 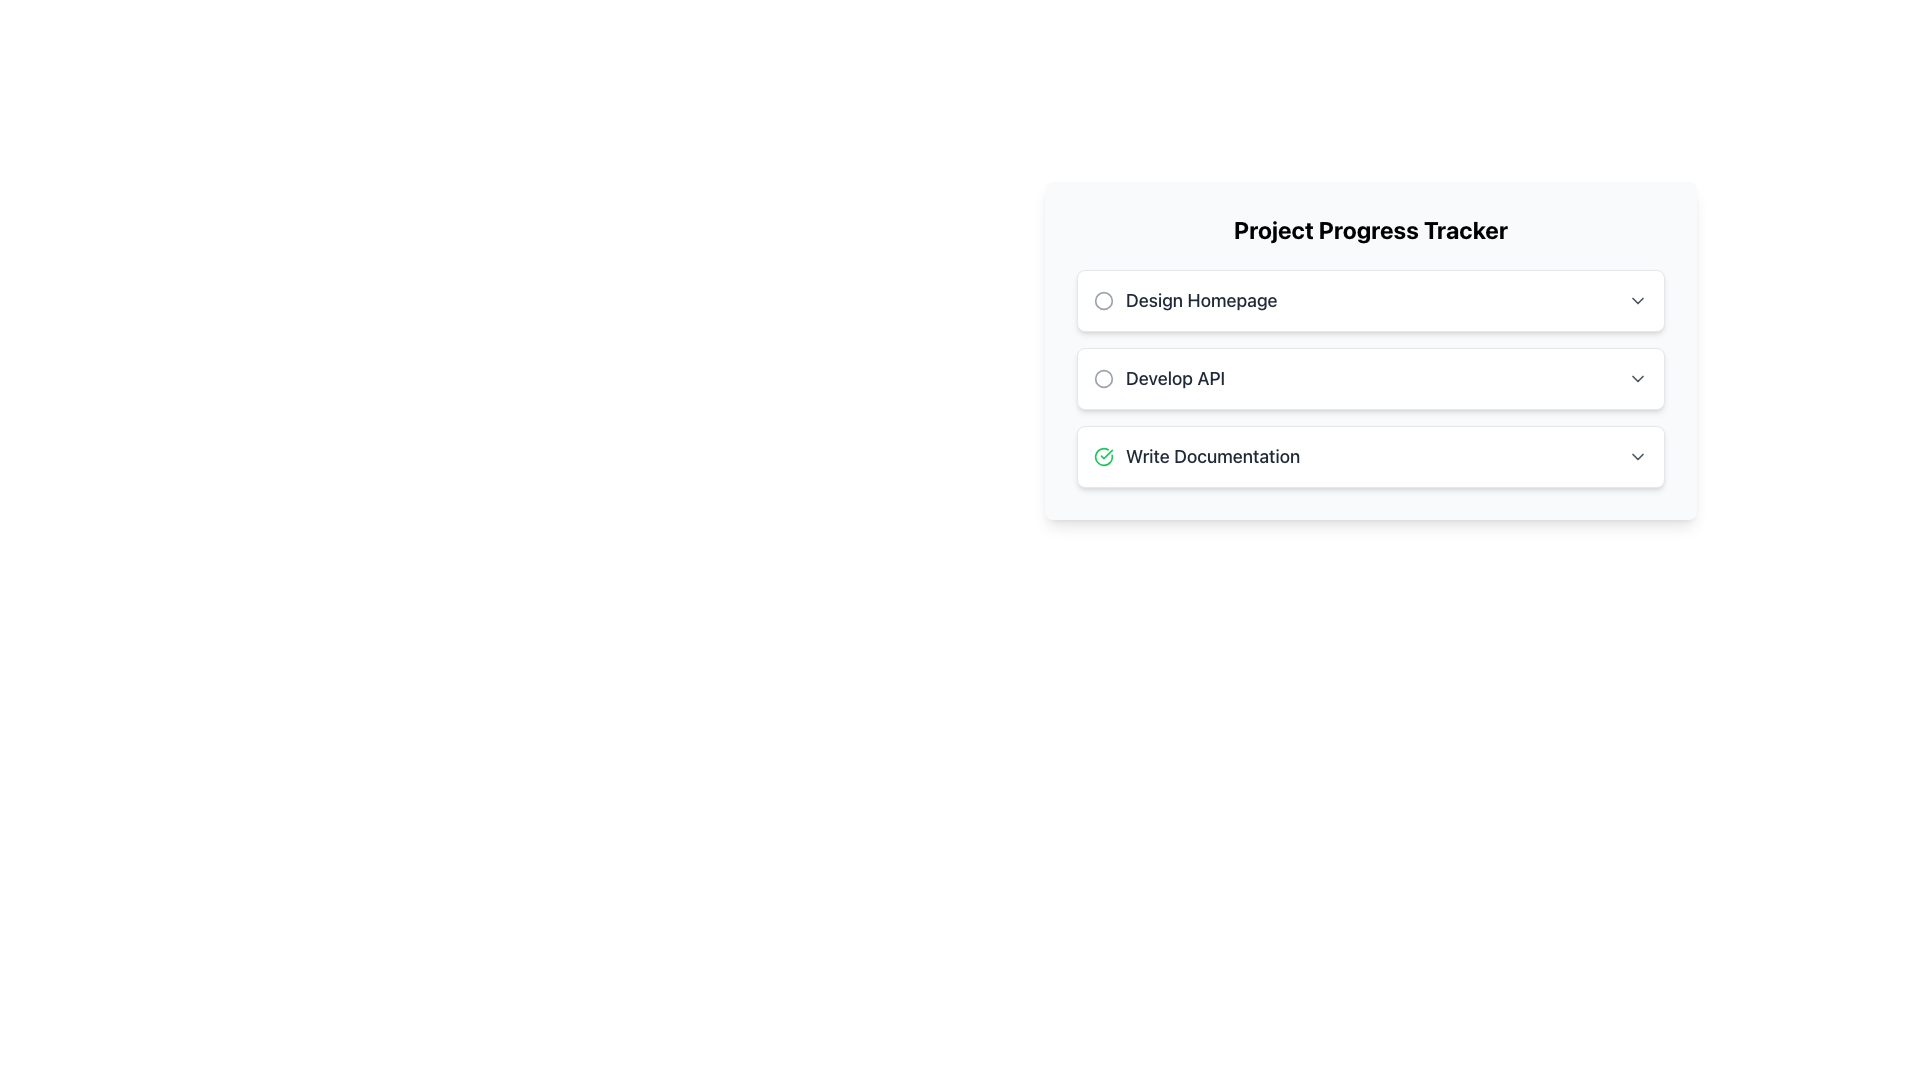 I want to click on the third list item in the 'Project Progress Tracker' section, so click(x=1370, y=456).